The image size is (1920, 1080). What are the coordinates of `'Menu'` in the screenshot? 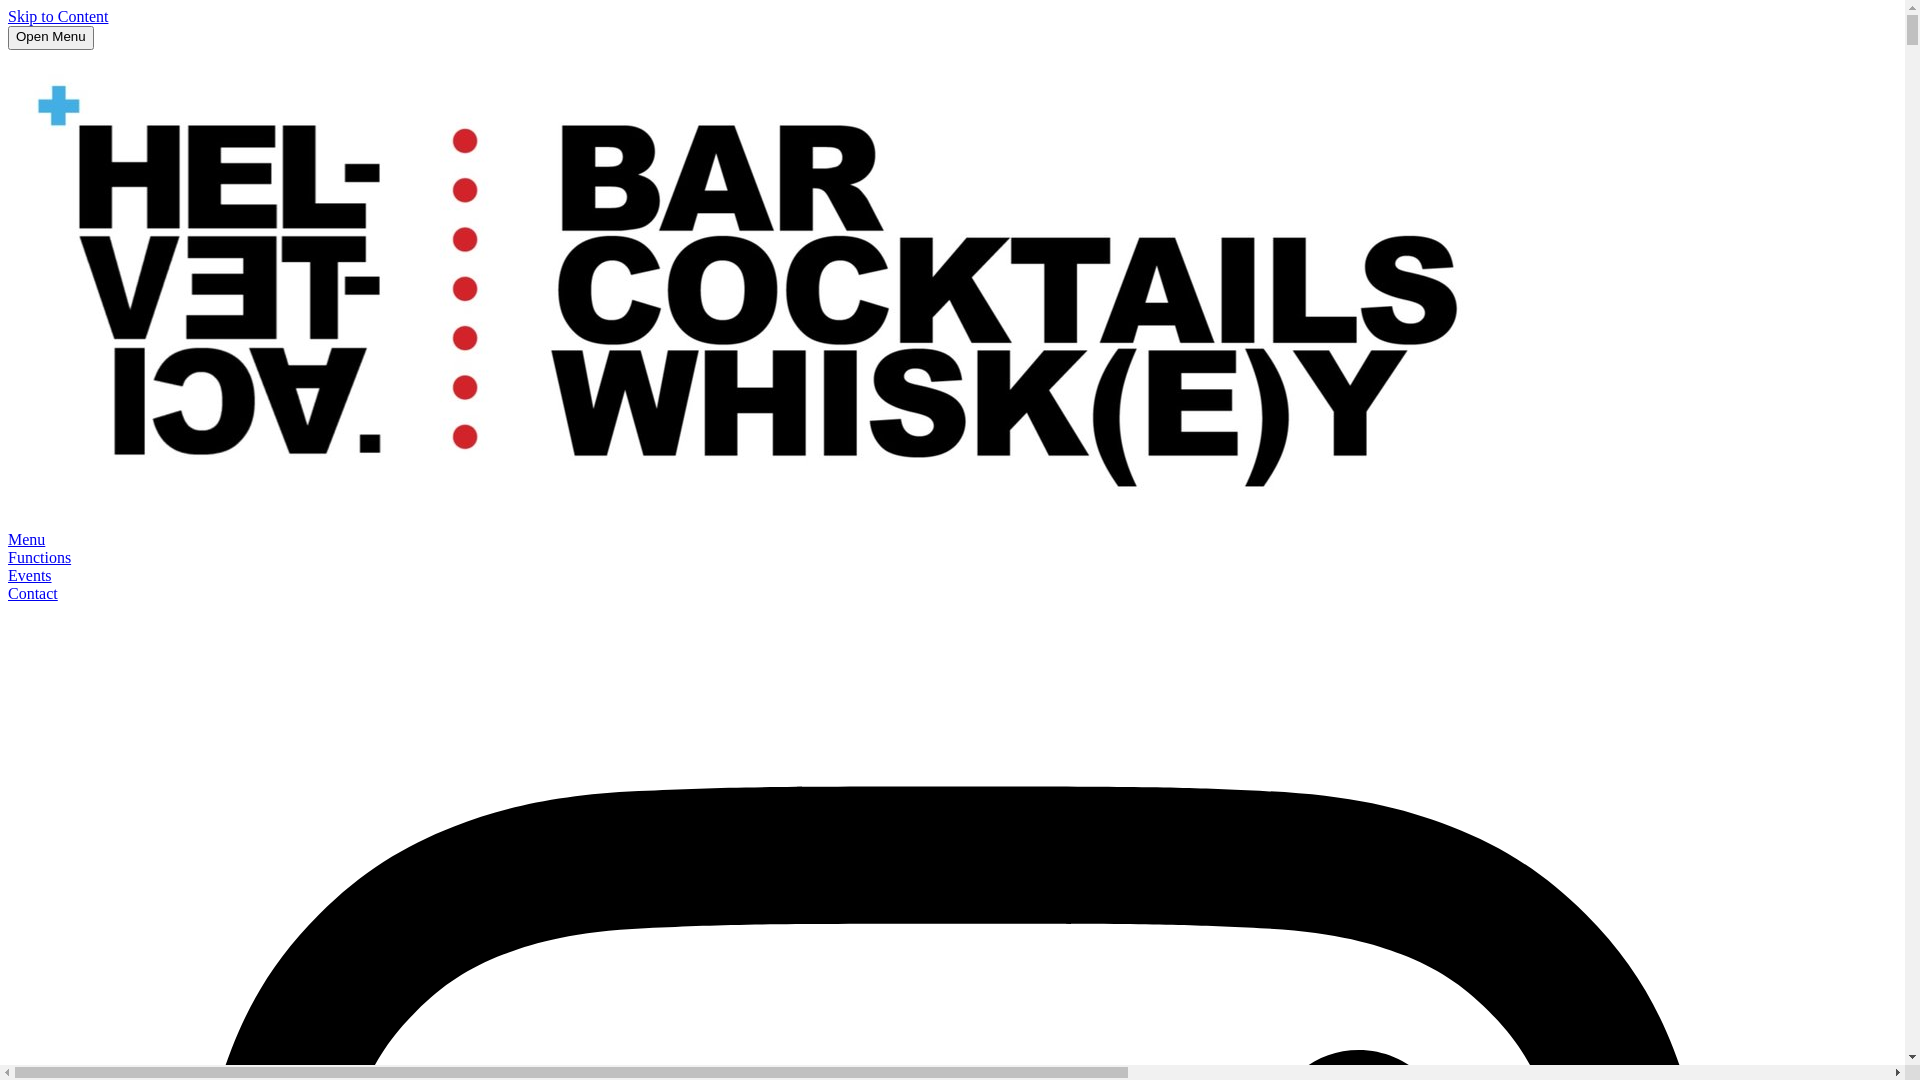 It's located at (26, 538).